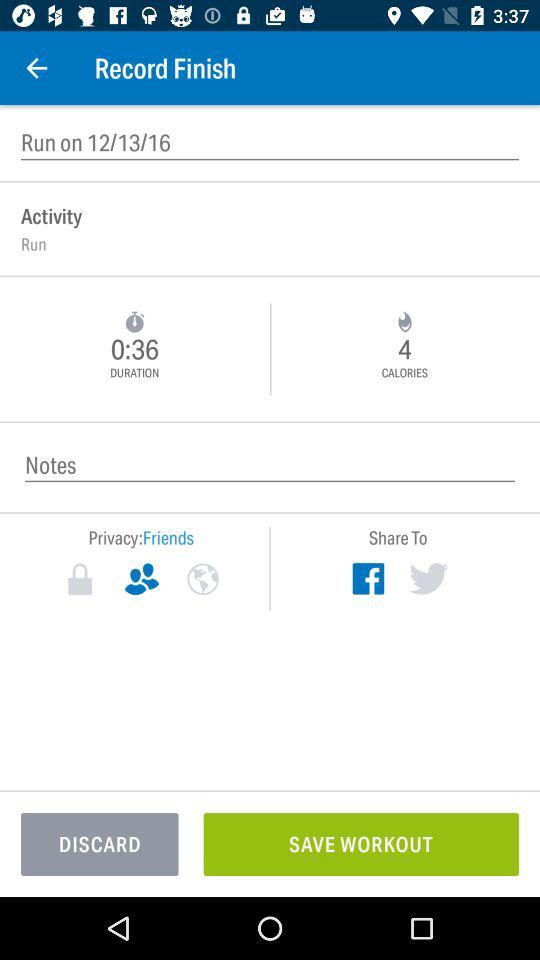 This screenshot has height=960, width=540. I want to click on the group icon, so click(140, 579).